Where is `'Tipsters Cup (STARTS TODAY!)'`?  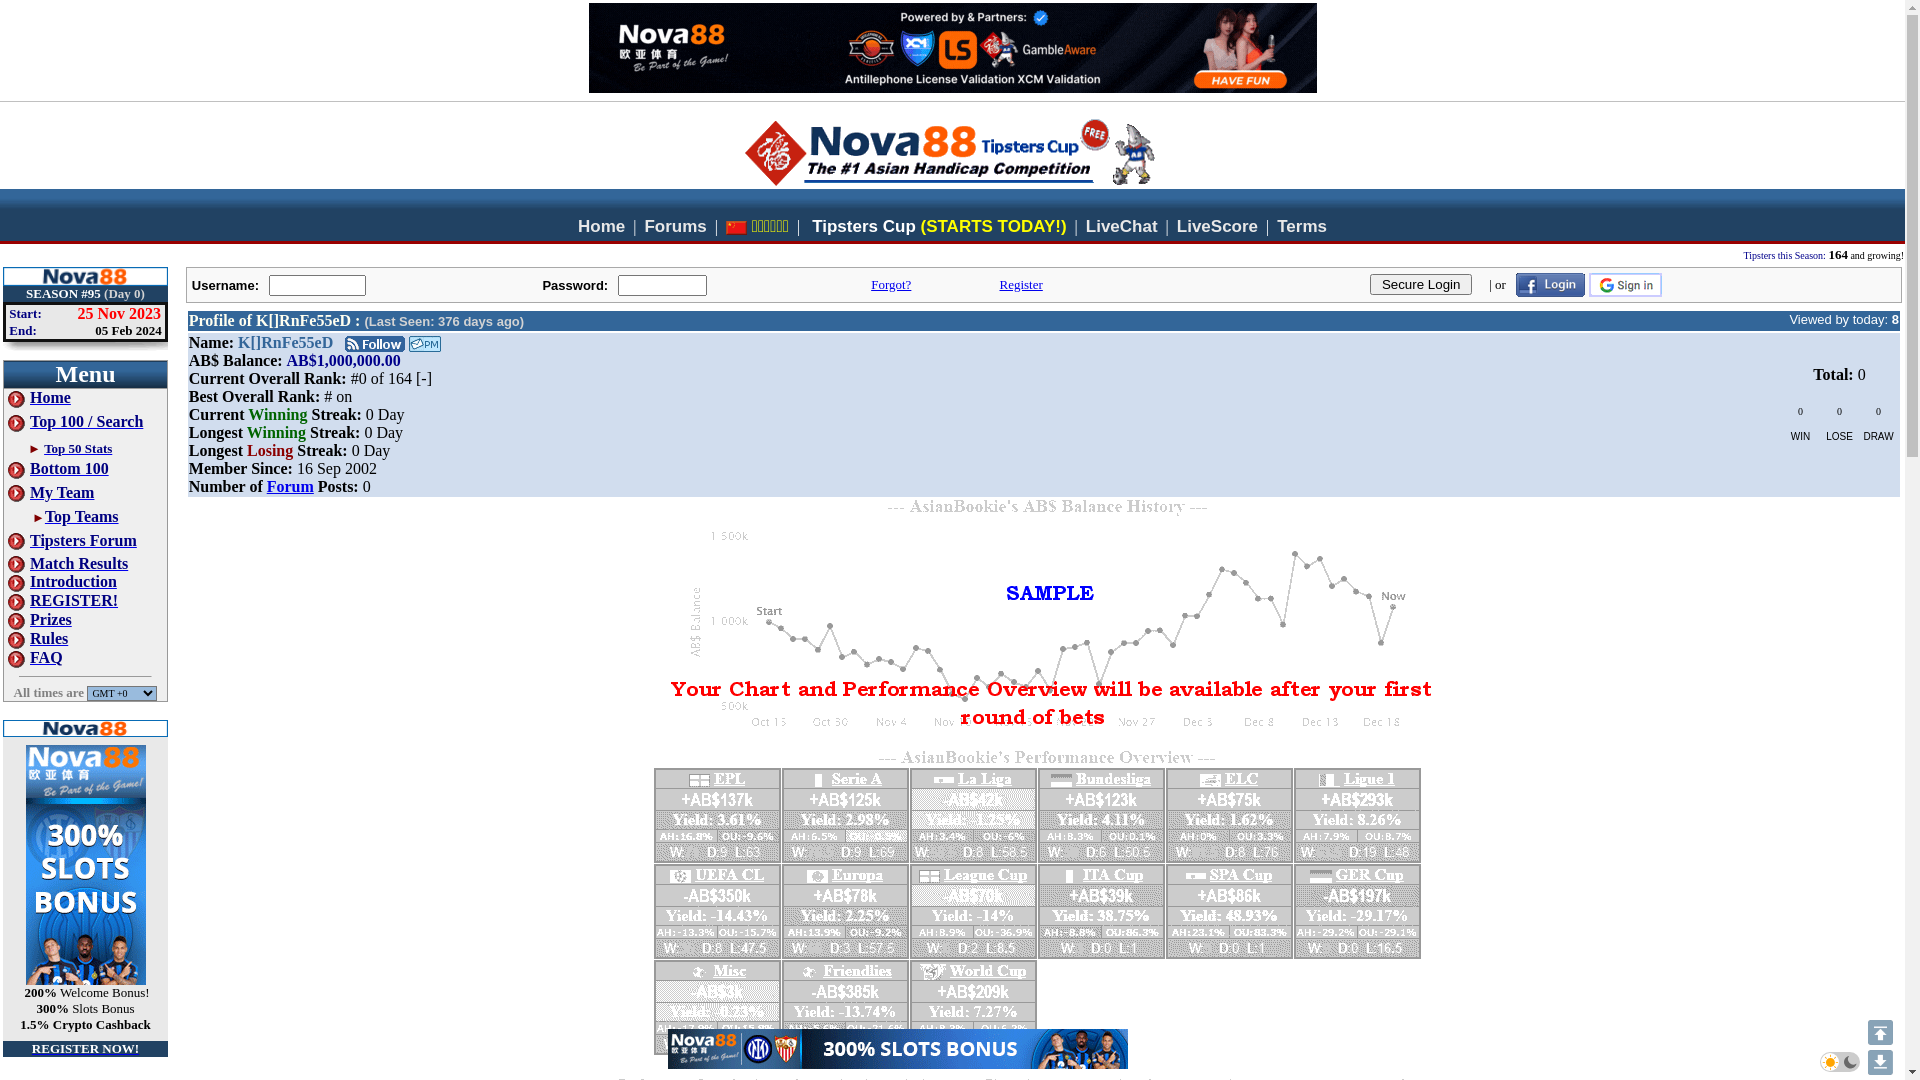 'Tipsters Cup (STARTS TODAY!)' is located at coordinates (938, 225).